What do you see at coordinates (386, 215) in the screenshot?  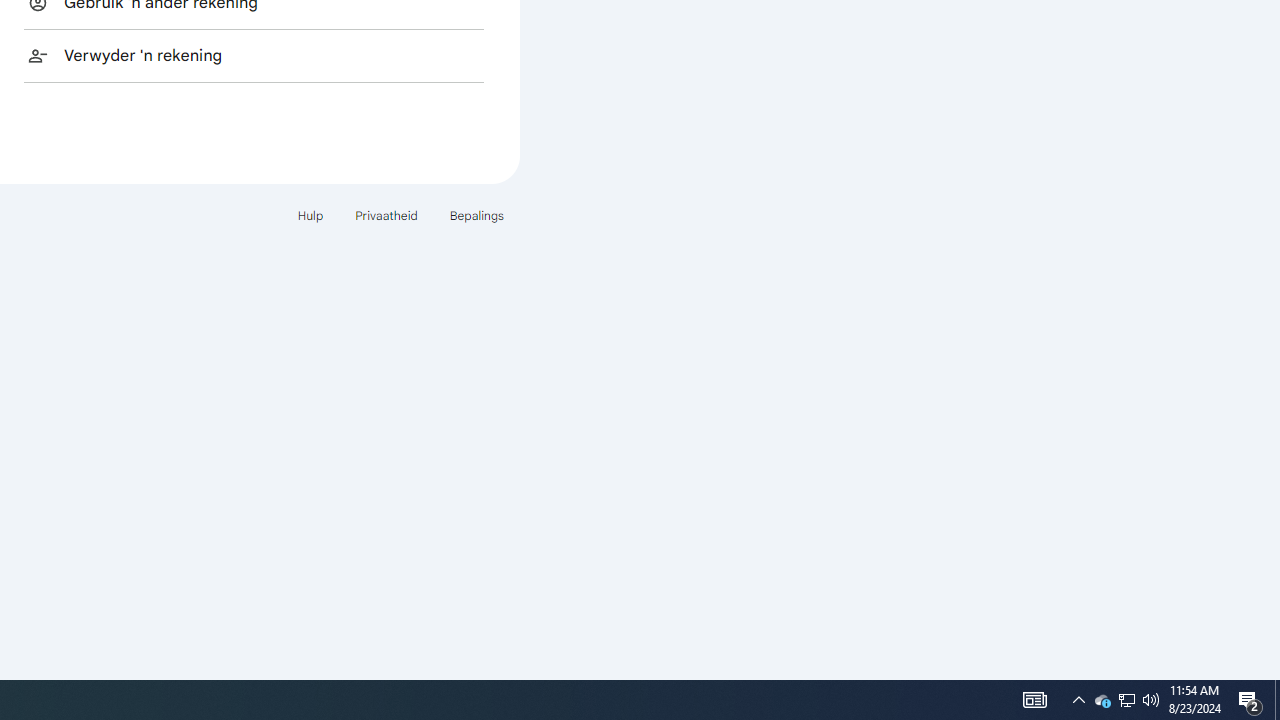 I see `'Privaatheid'` at bounding box center [386, 215].